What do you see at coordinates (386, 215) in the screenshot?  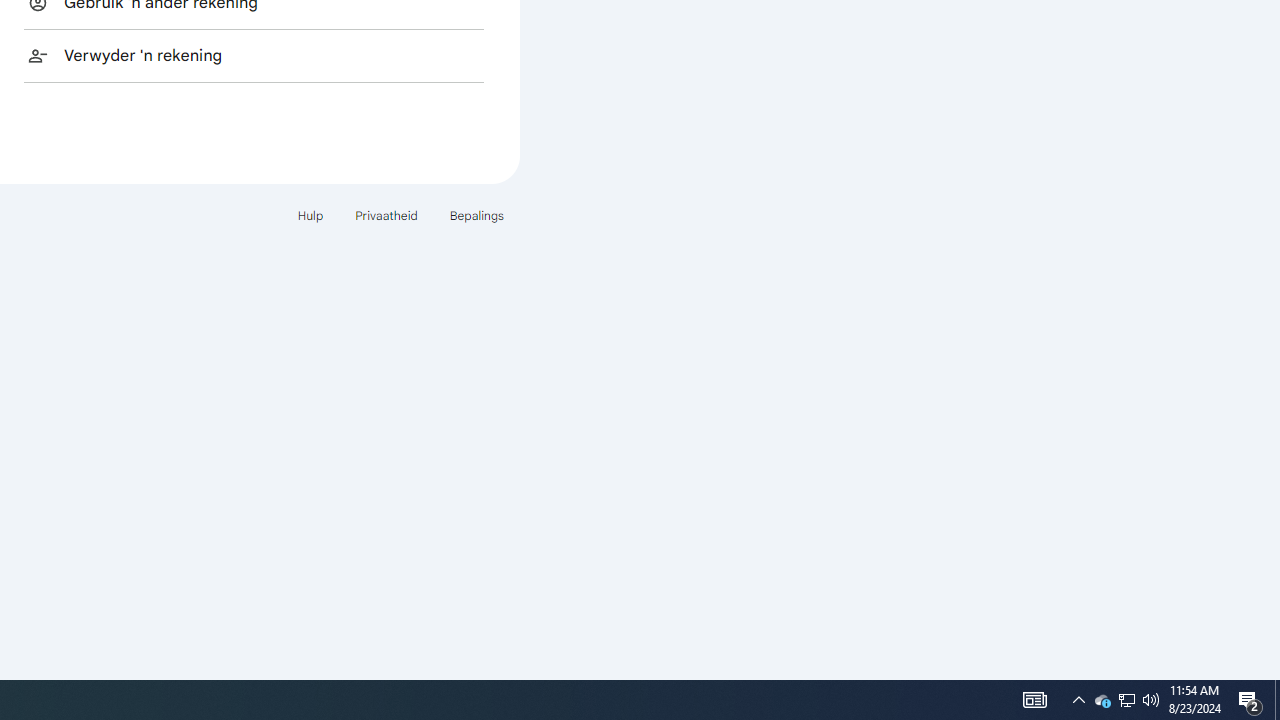 I see `'Privaatheid'` at bounding box center [386, 215].